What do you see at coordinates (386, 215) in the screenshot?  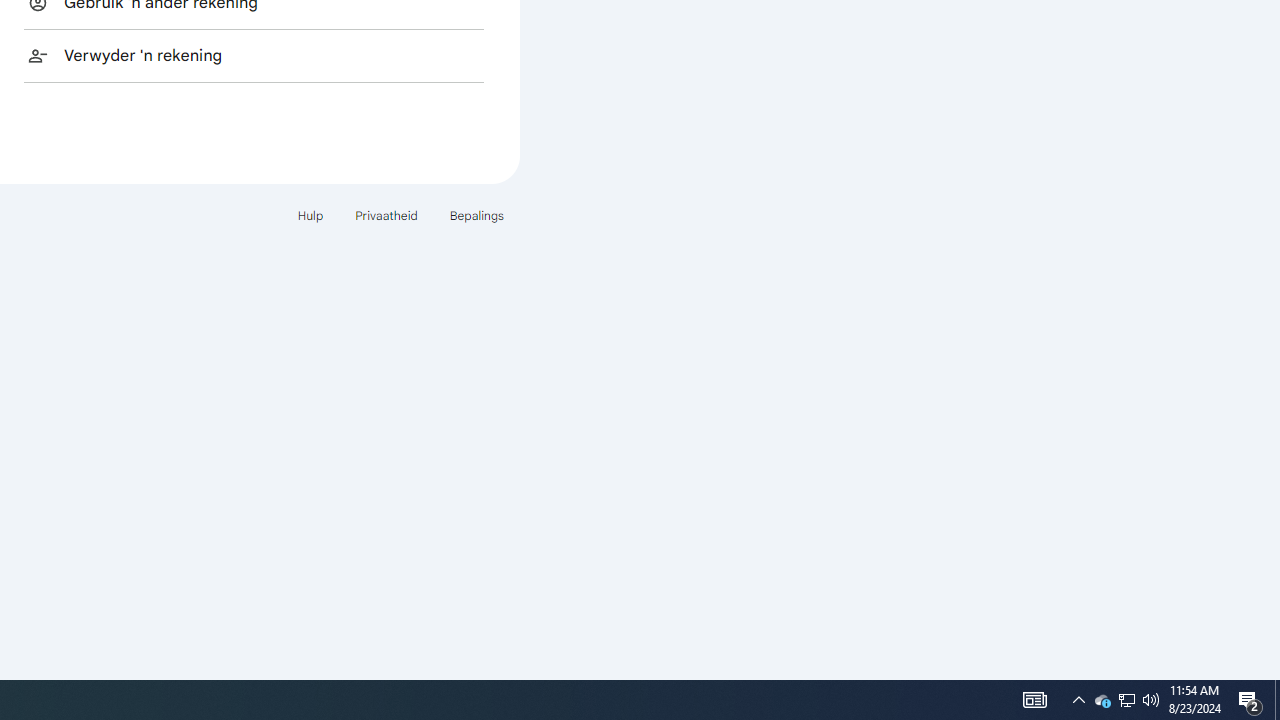 I see `'Privaatheid'` at bounding box center [386, 215].